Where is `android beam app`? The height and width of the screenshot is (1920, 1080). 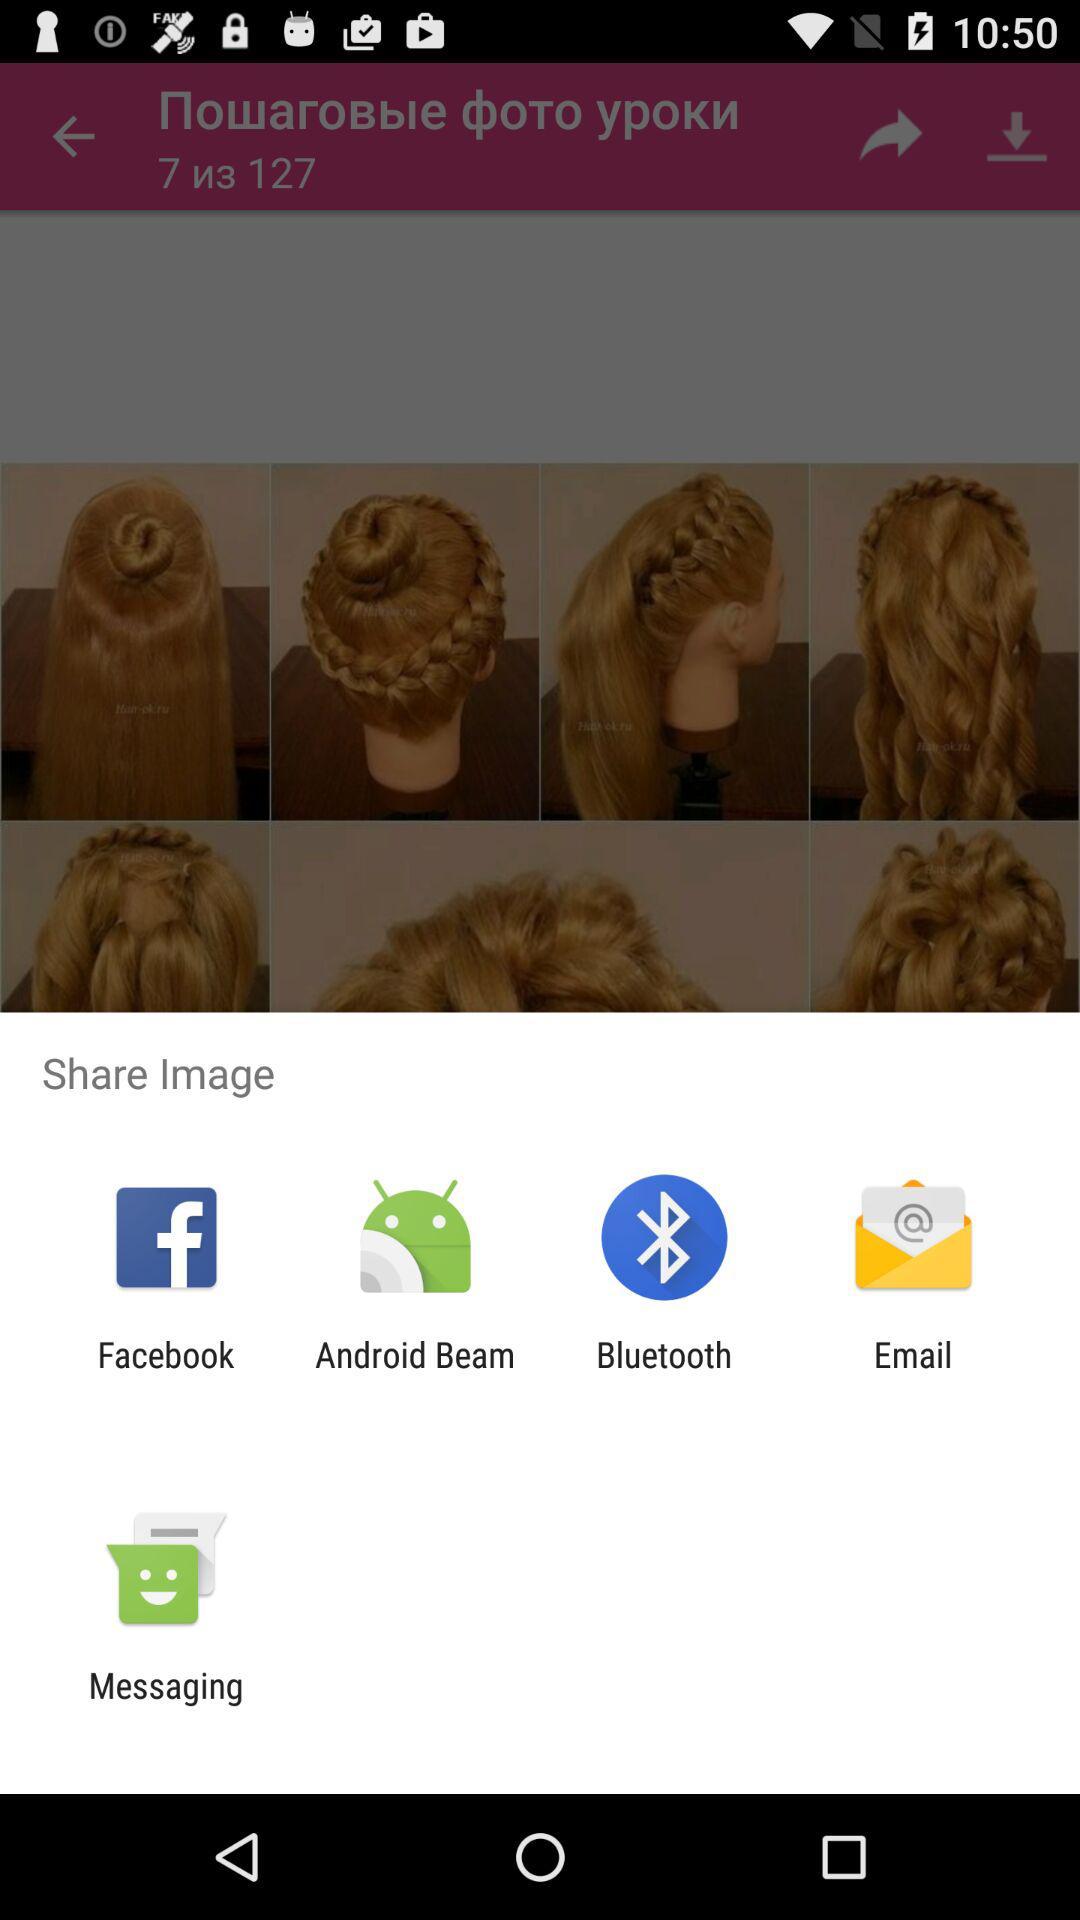
android beam app is located at coordinates (414, 1374).